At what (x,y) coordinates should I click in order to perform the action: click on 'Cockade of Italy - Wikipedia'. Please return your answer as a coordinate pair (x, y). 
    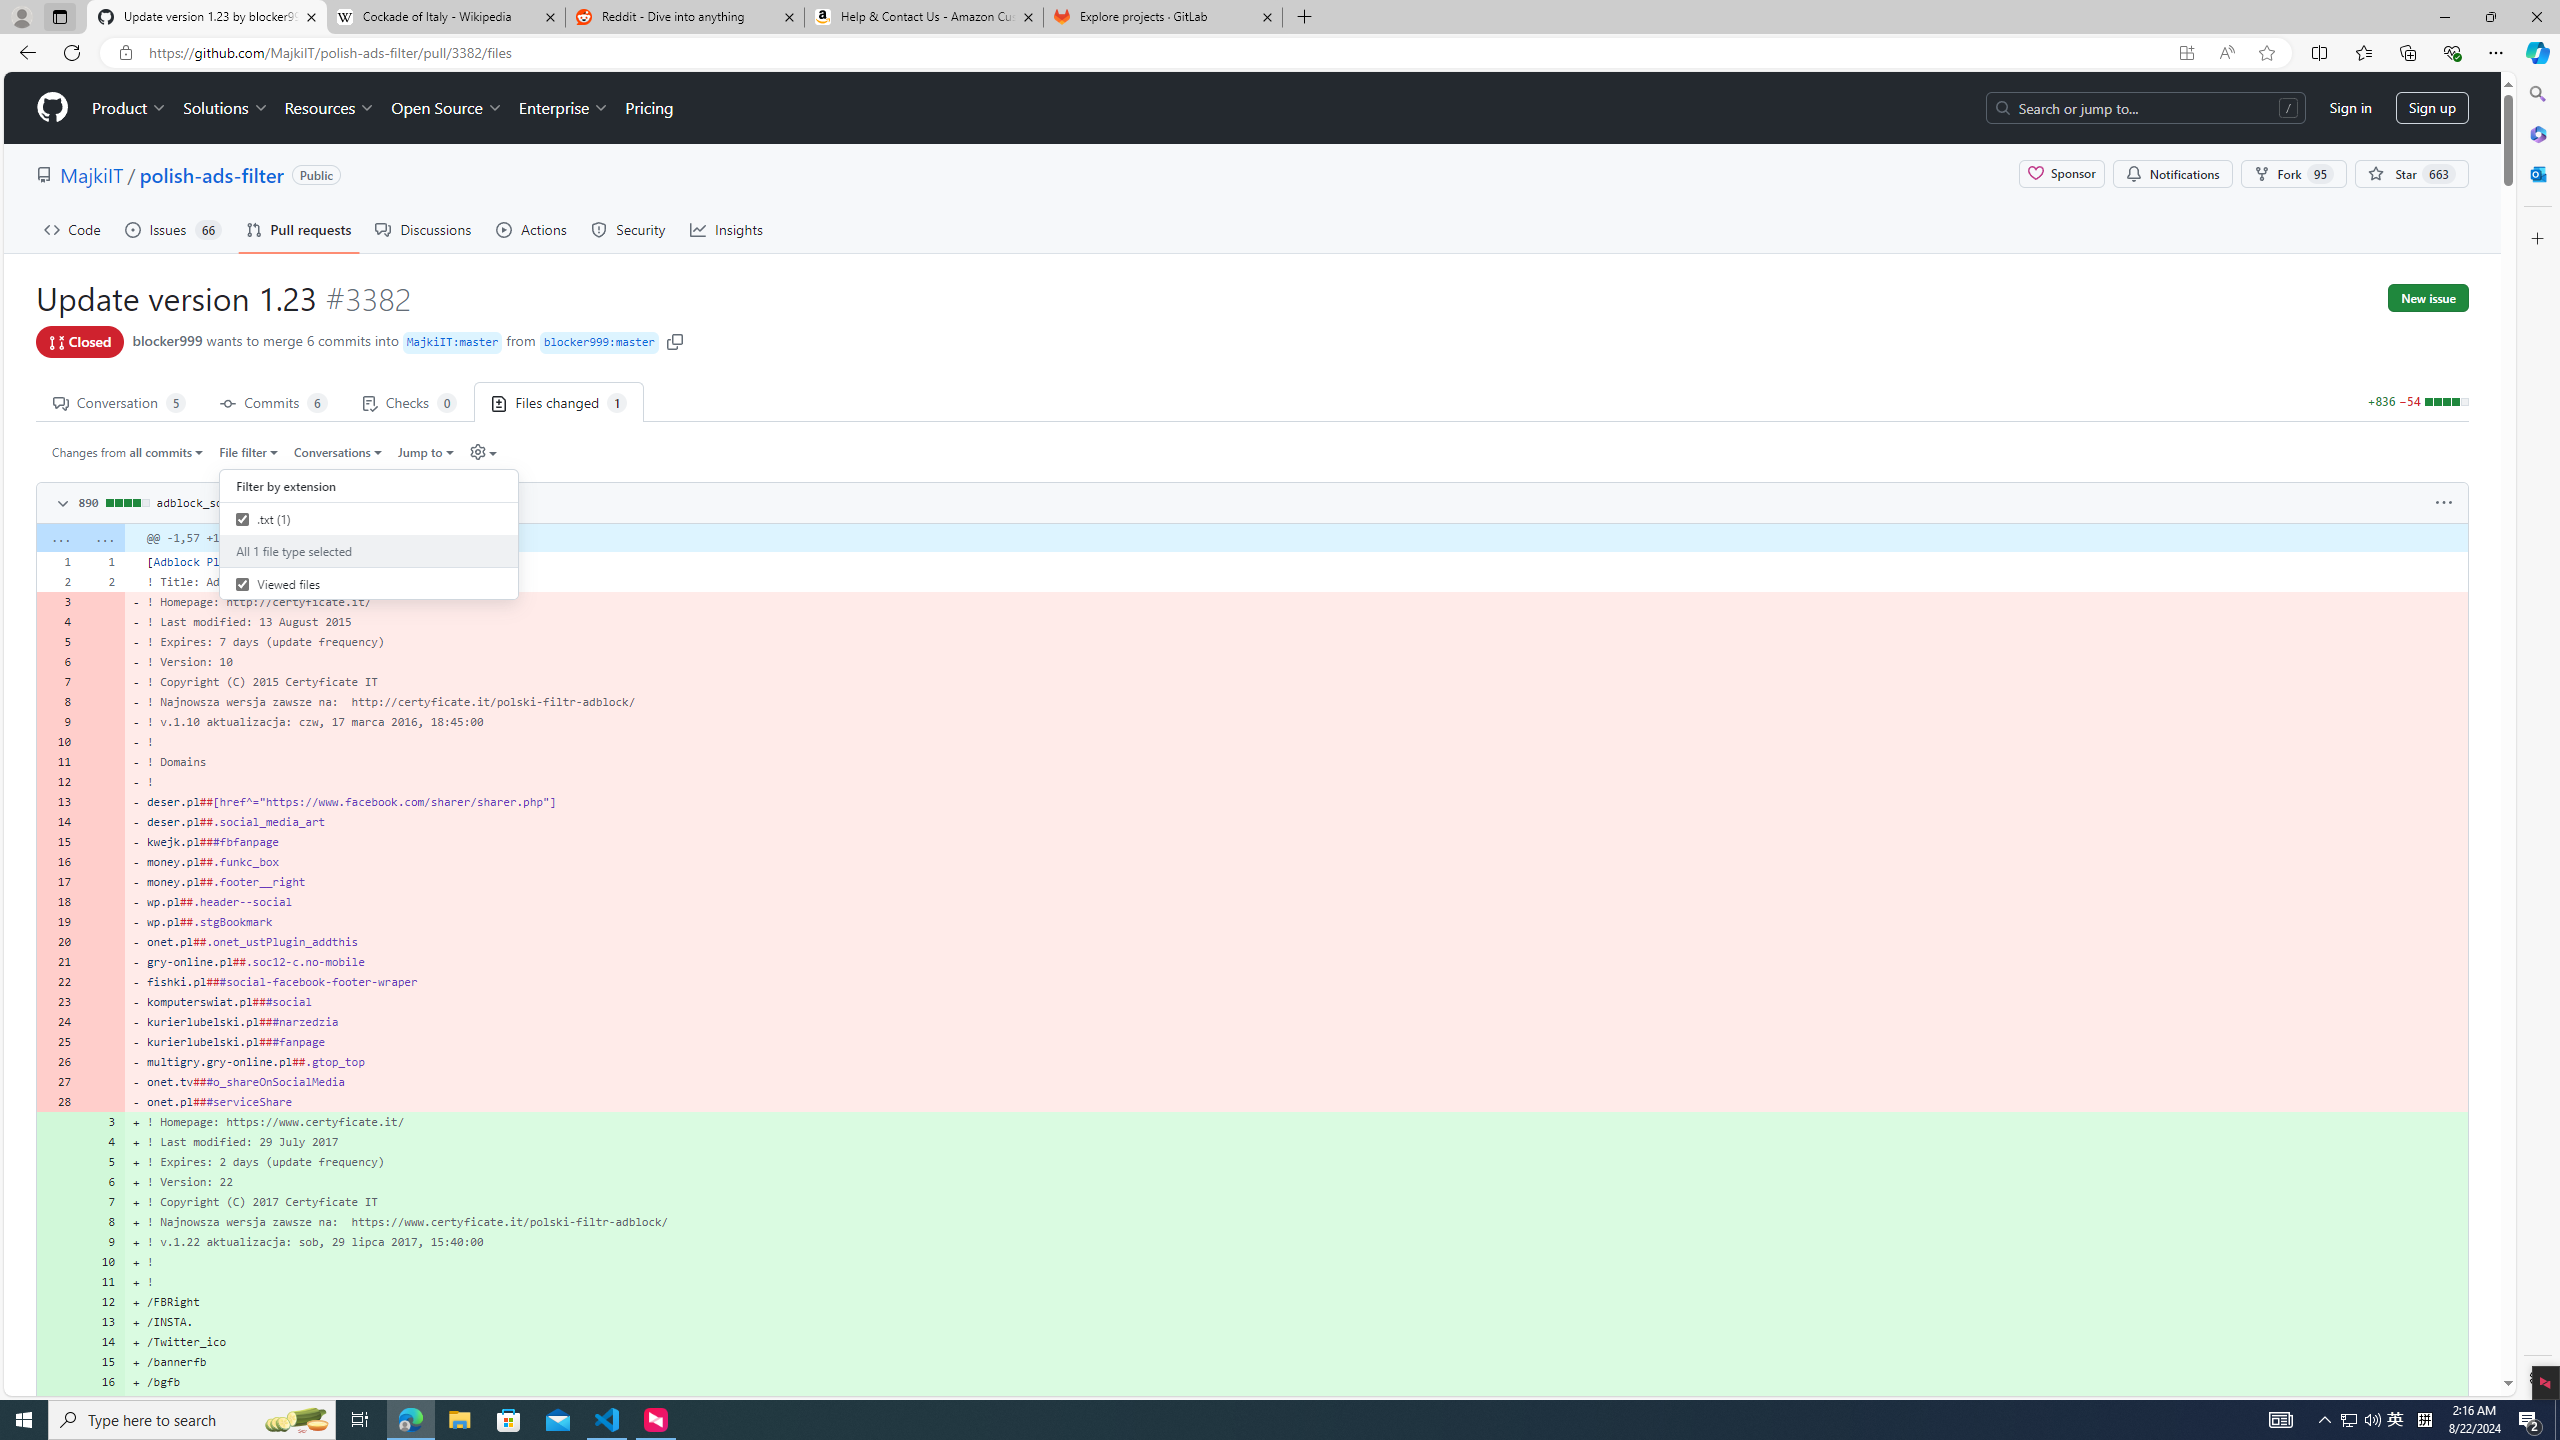
    Looking at the image, I should click on (444, 16).